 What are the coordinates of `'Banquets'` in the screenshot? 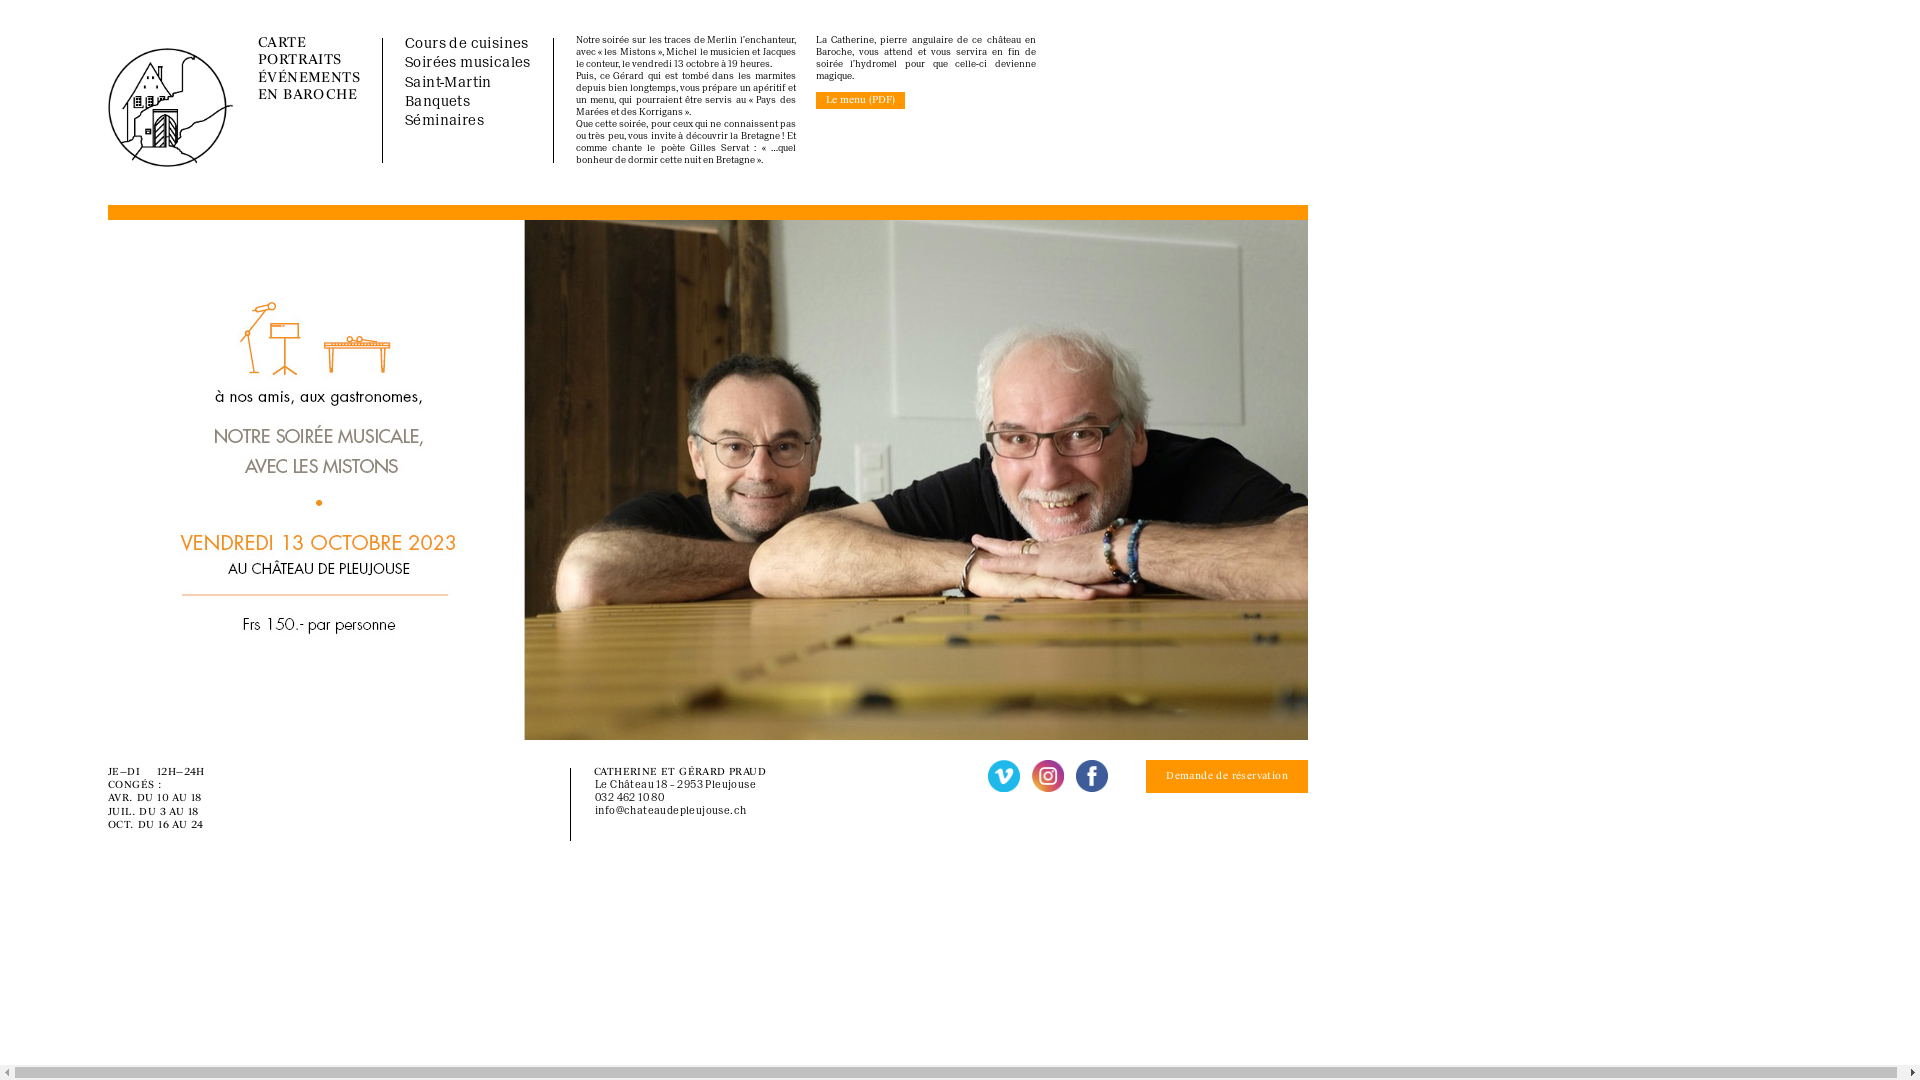 It's located at (403, 102).